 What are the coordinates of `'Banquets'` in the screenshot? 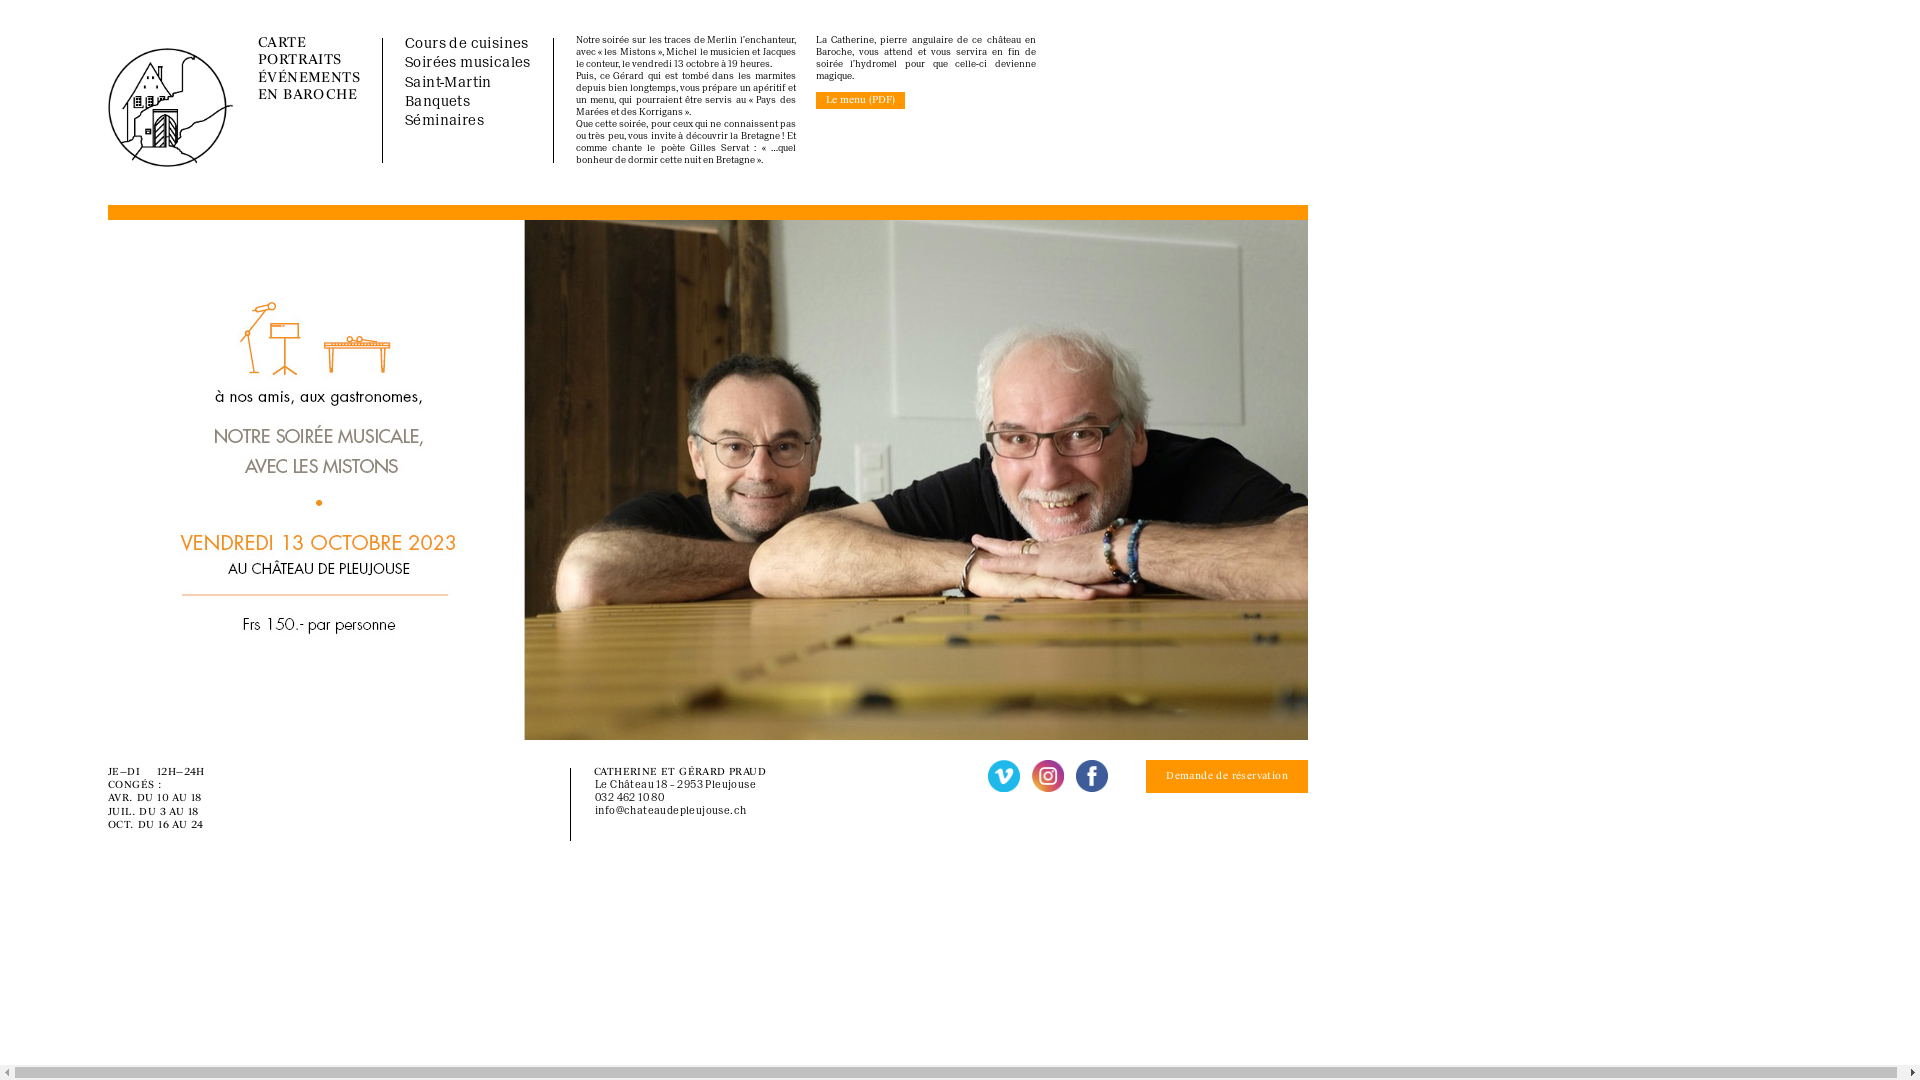 It's located at (403, 102).